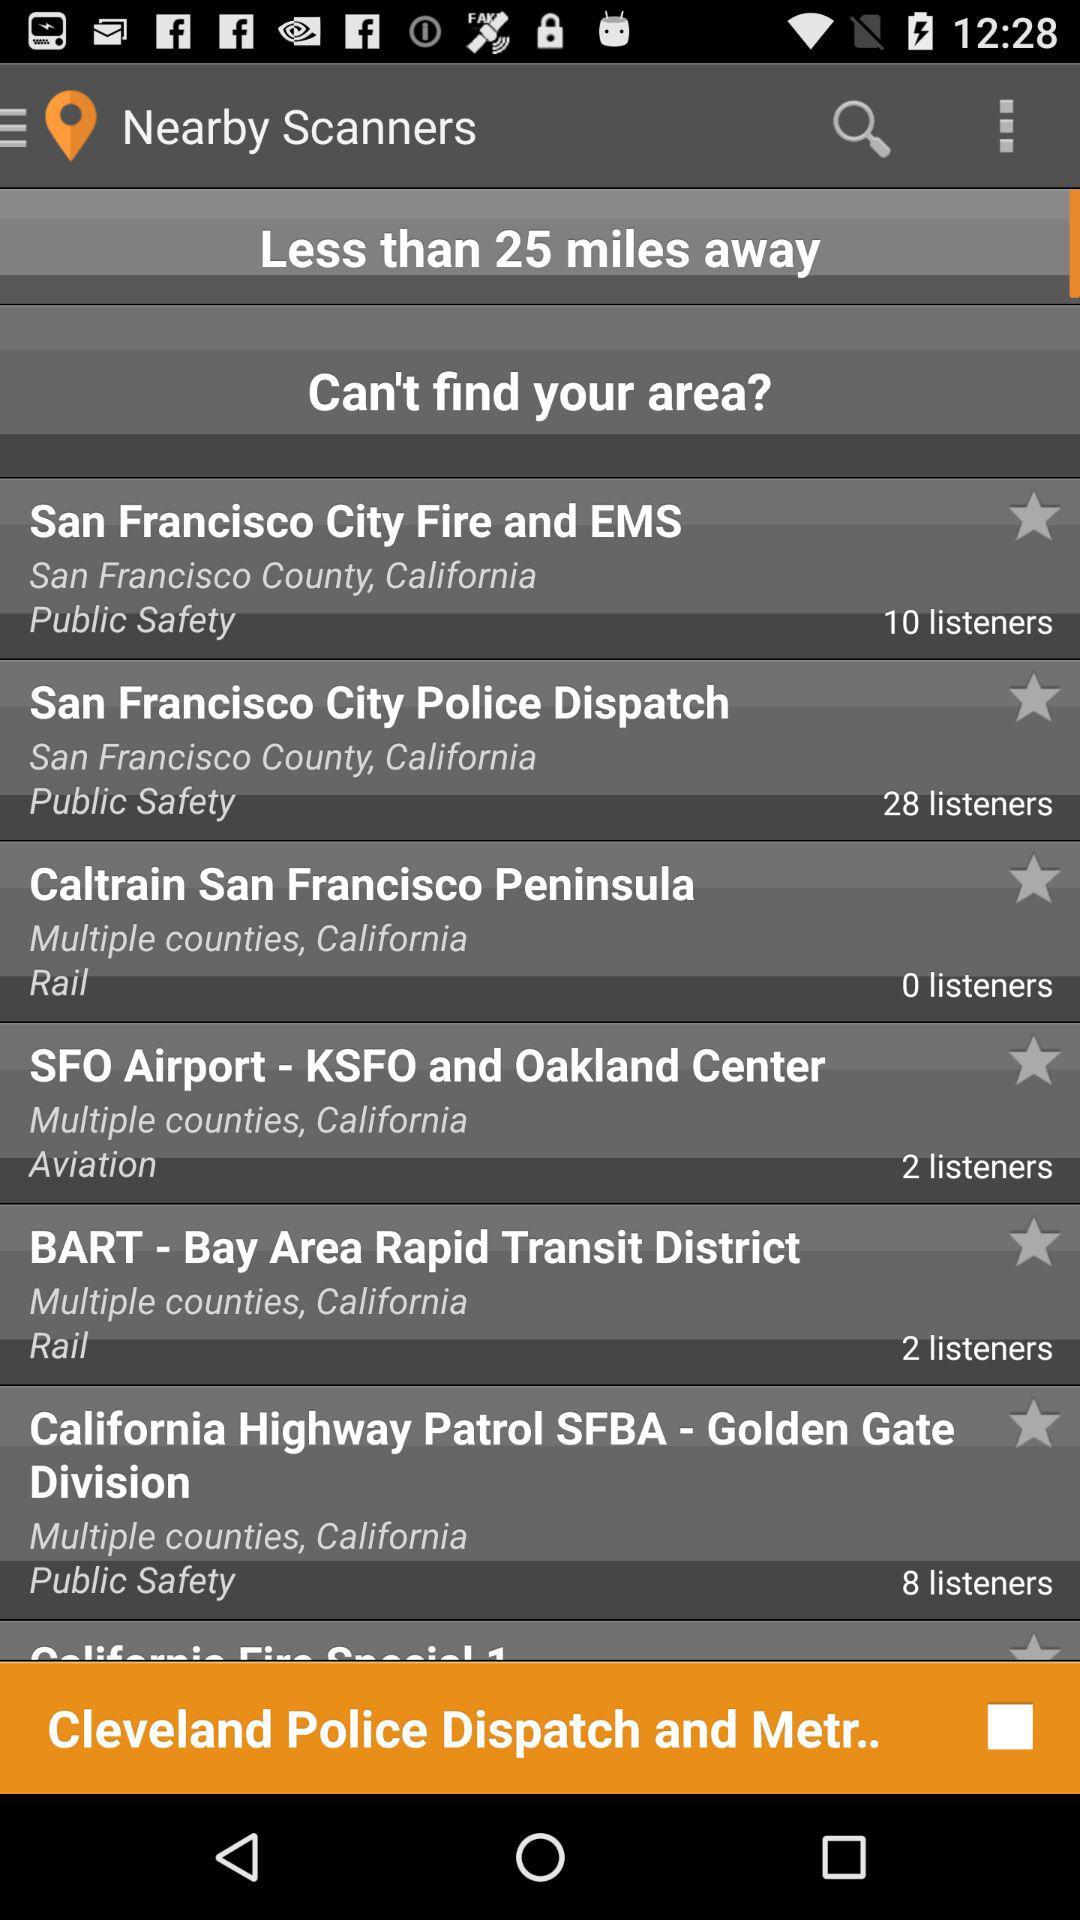  Describe the element at coordinates (1034, 515) in the screenshot. I see `the star symbol next to san francisco city police dispatch` at that location.